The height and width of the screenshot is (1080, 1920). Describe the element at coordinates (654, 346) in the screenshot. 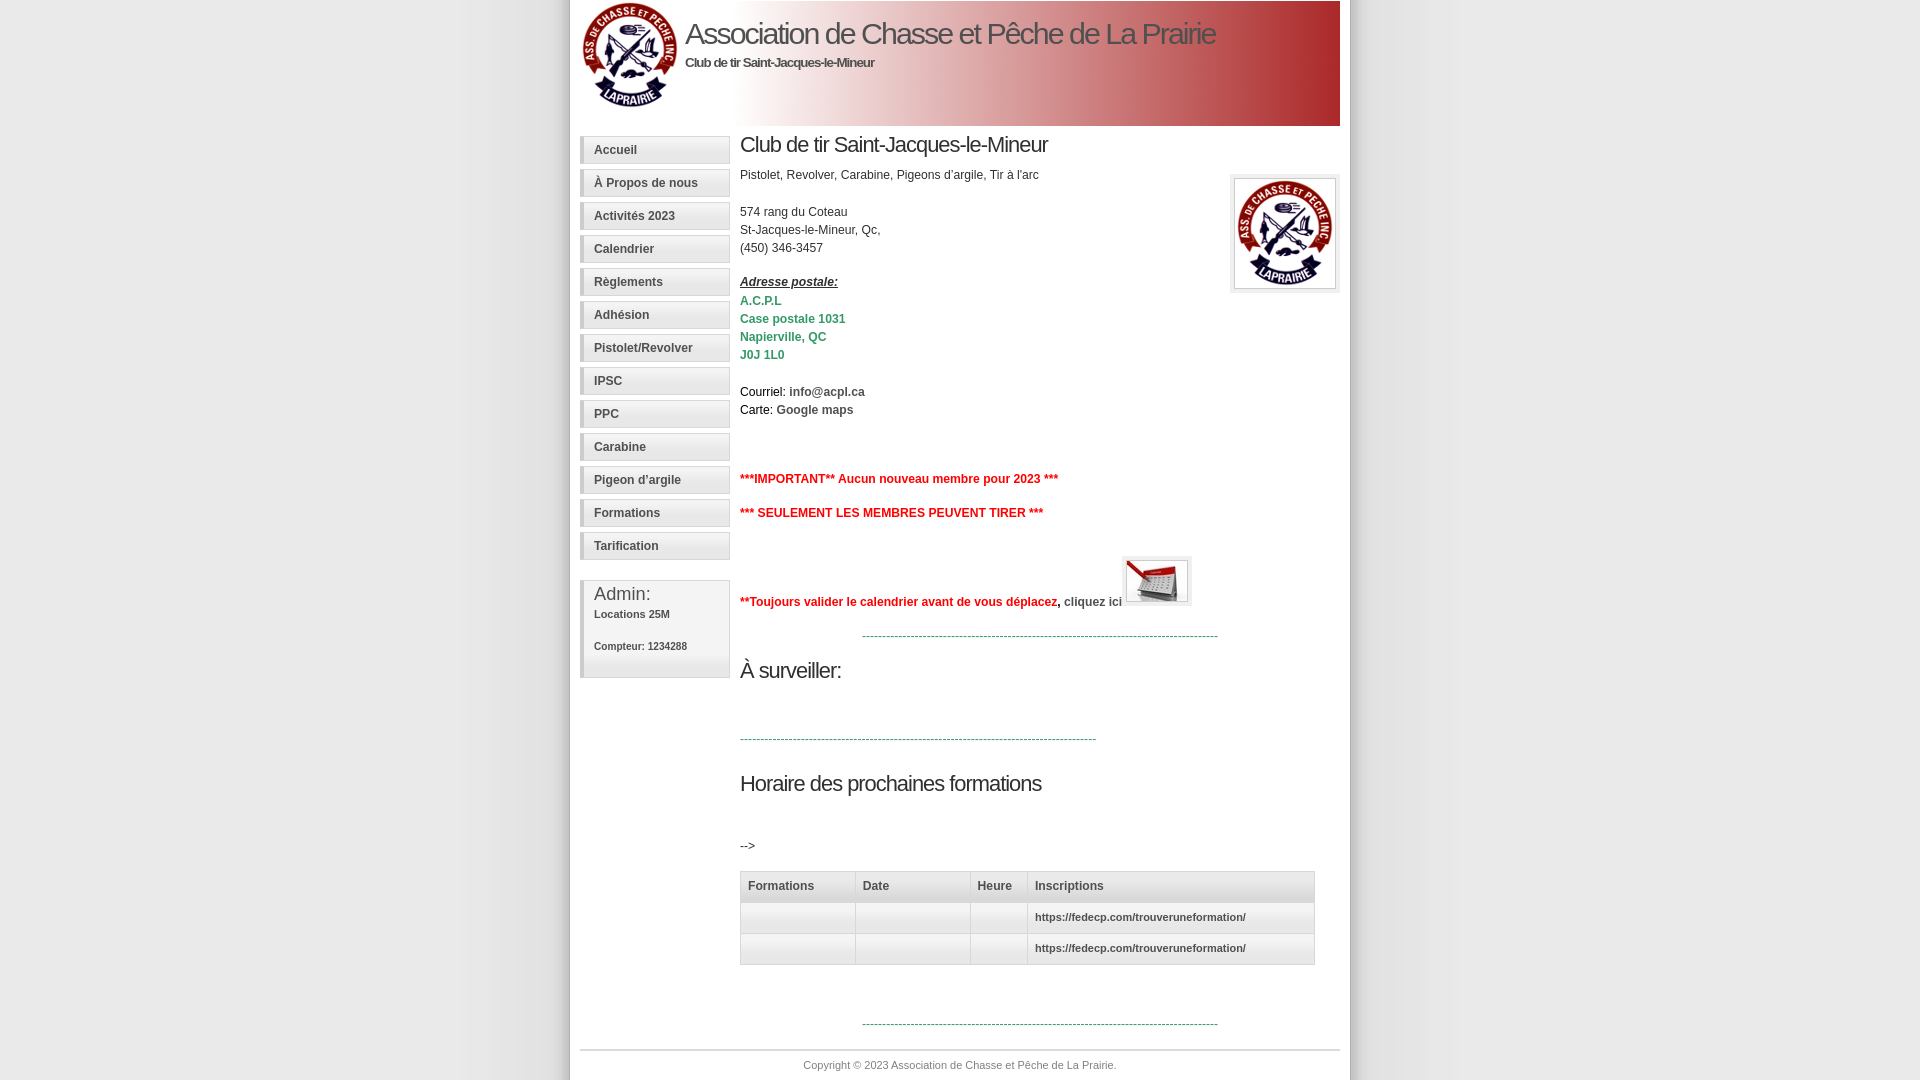

I see `'Pistolet/Revolver'` at that location.